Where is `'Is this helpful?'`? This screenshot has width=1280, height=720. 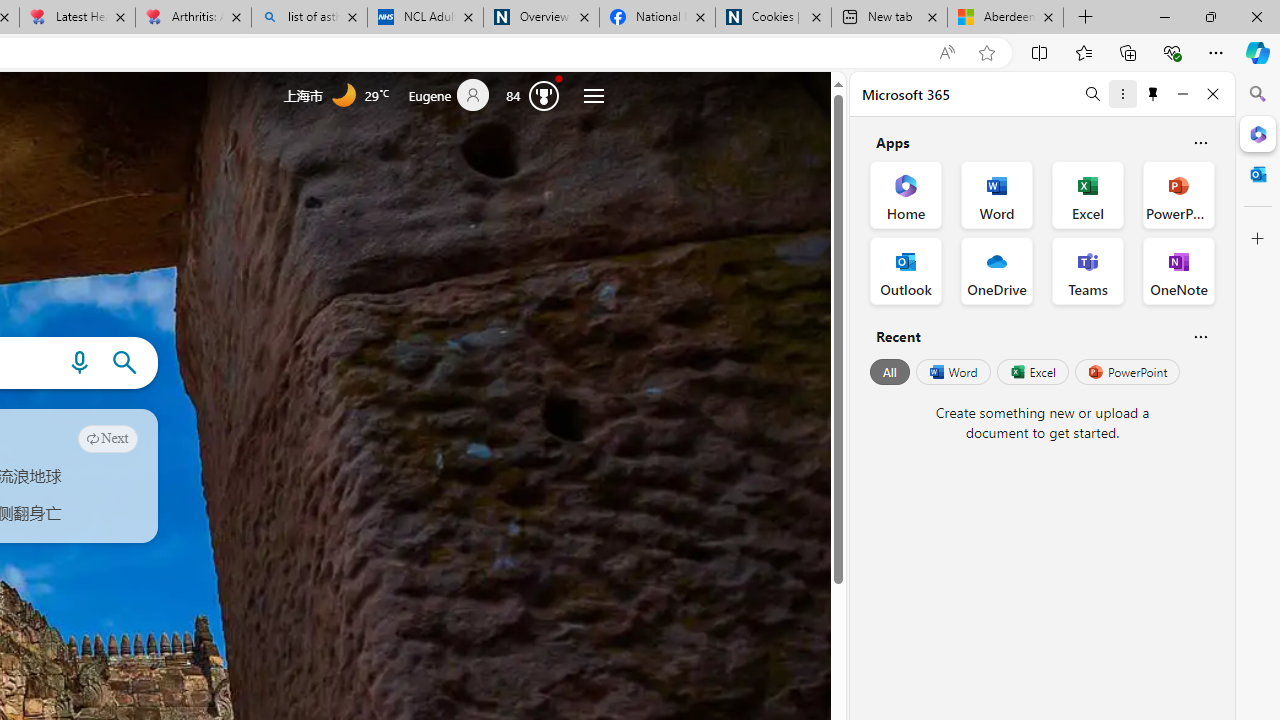 'Is this helpful?' is located at coordinates (1200, 335).